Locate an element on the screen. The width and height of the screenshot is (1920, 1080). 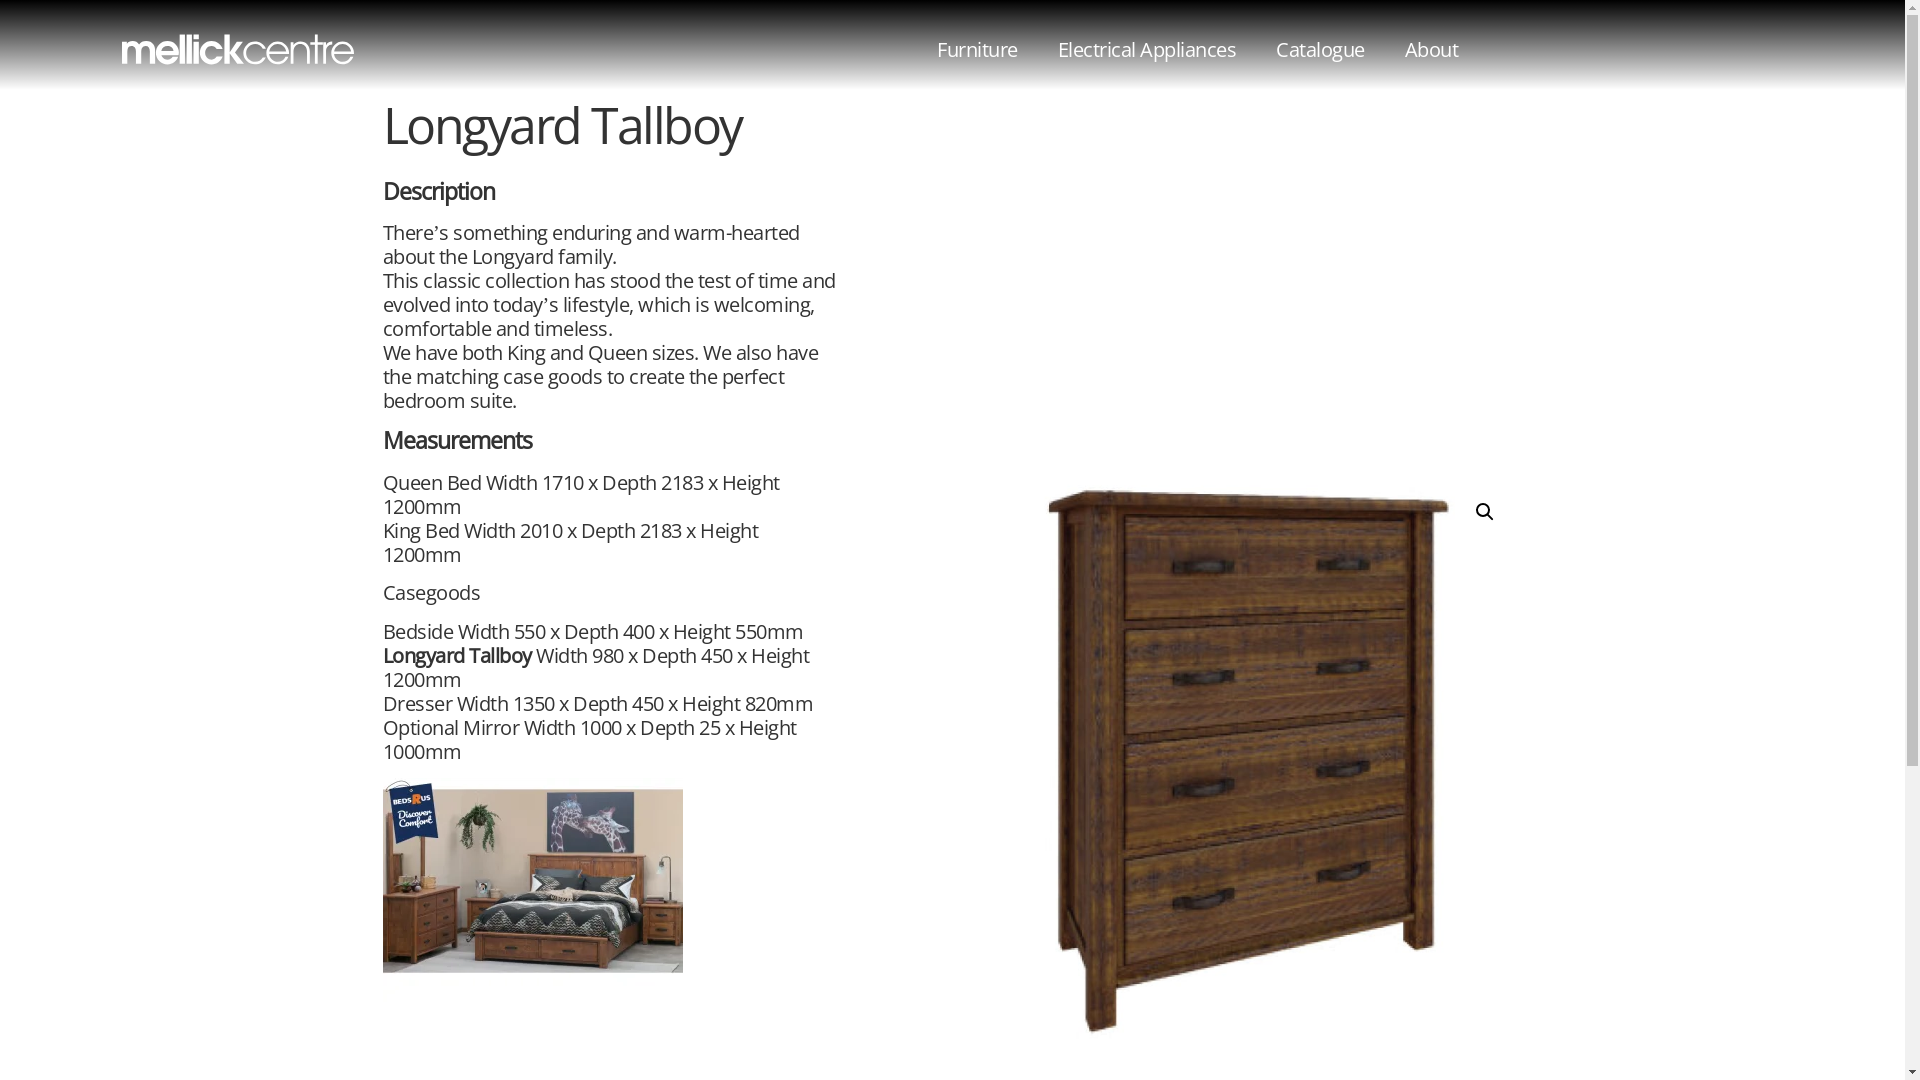
'Longyard Tallboy 1' is located at coordinates (532, 928).